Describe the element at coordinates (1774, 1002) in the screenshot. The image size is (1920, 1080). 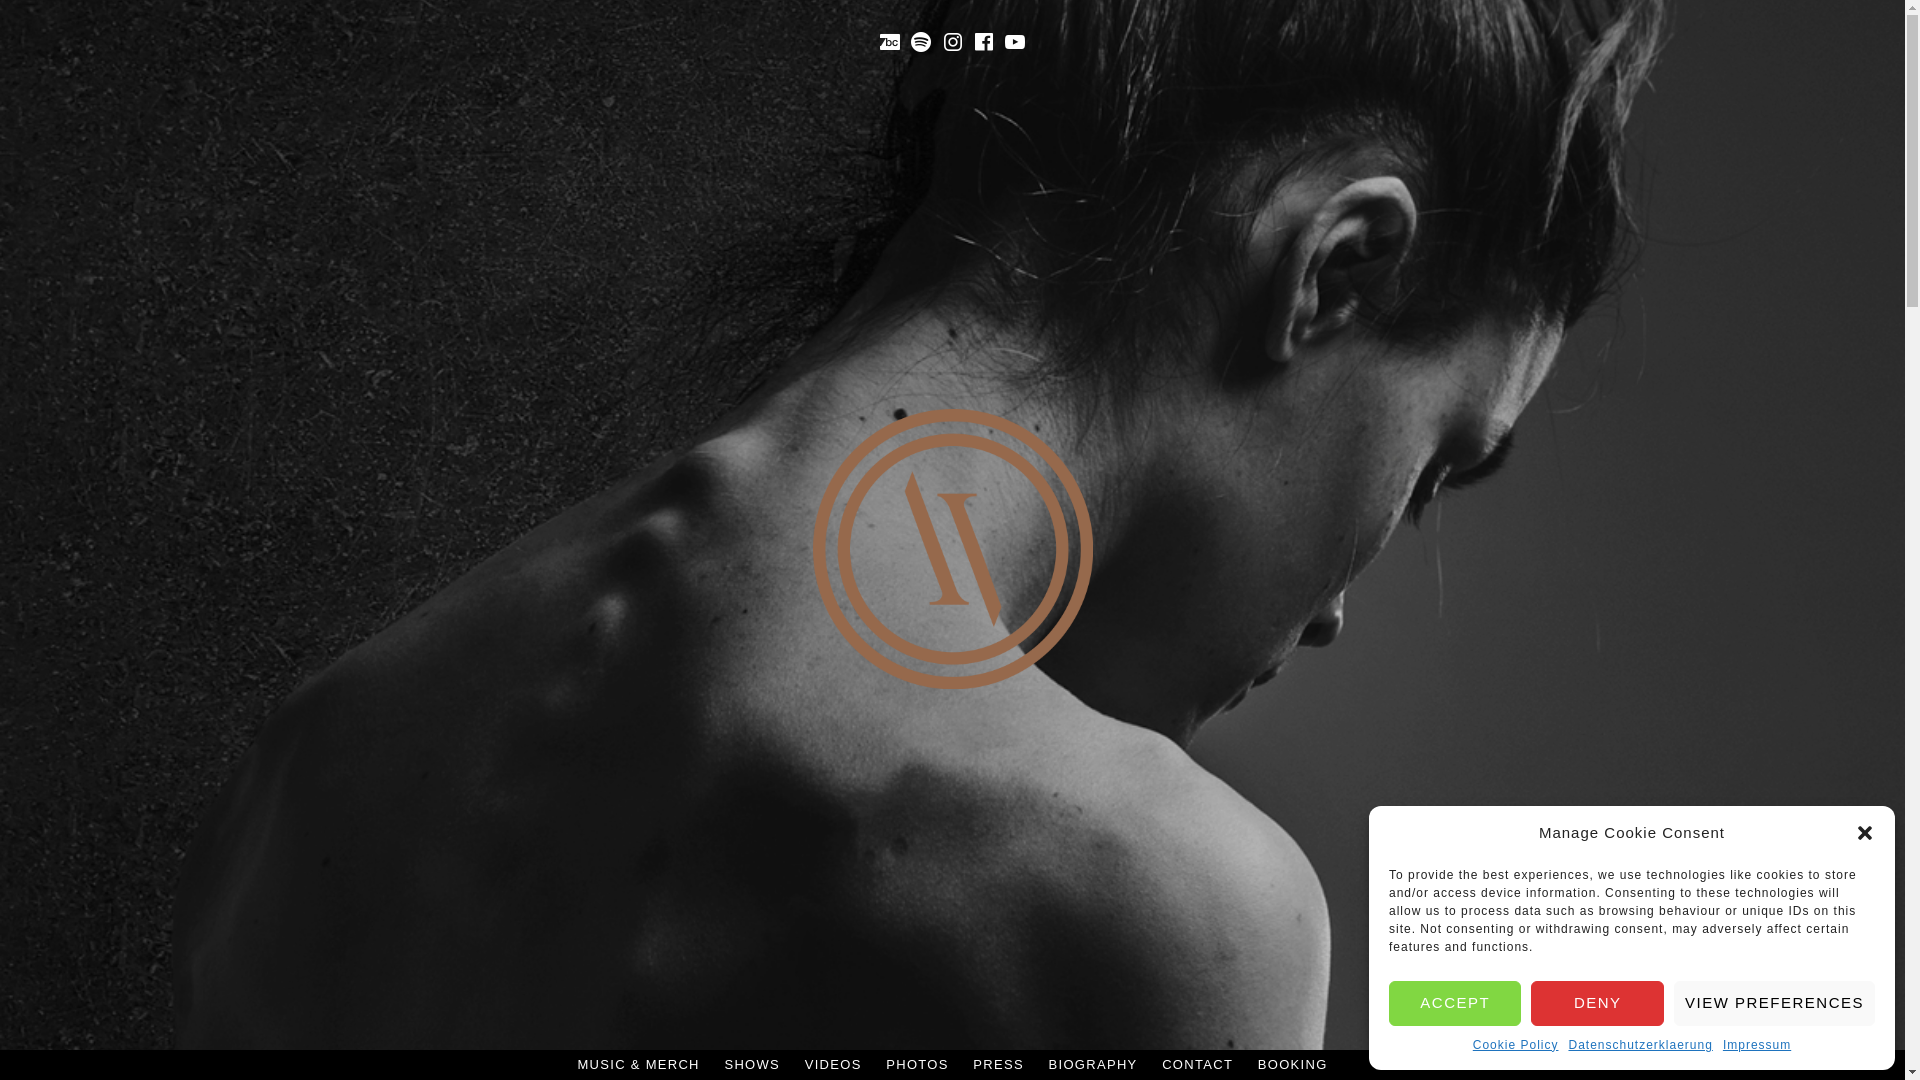
I see `'VIEW PREFERENCES'` at that location.